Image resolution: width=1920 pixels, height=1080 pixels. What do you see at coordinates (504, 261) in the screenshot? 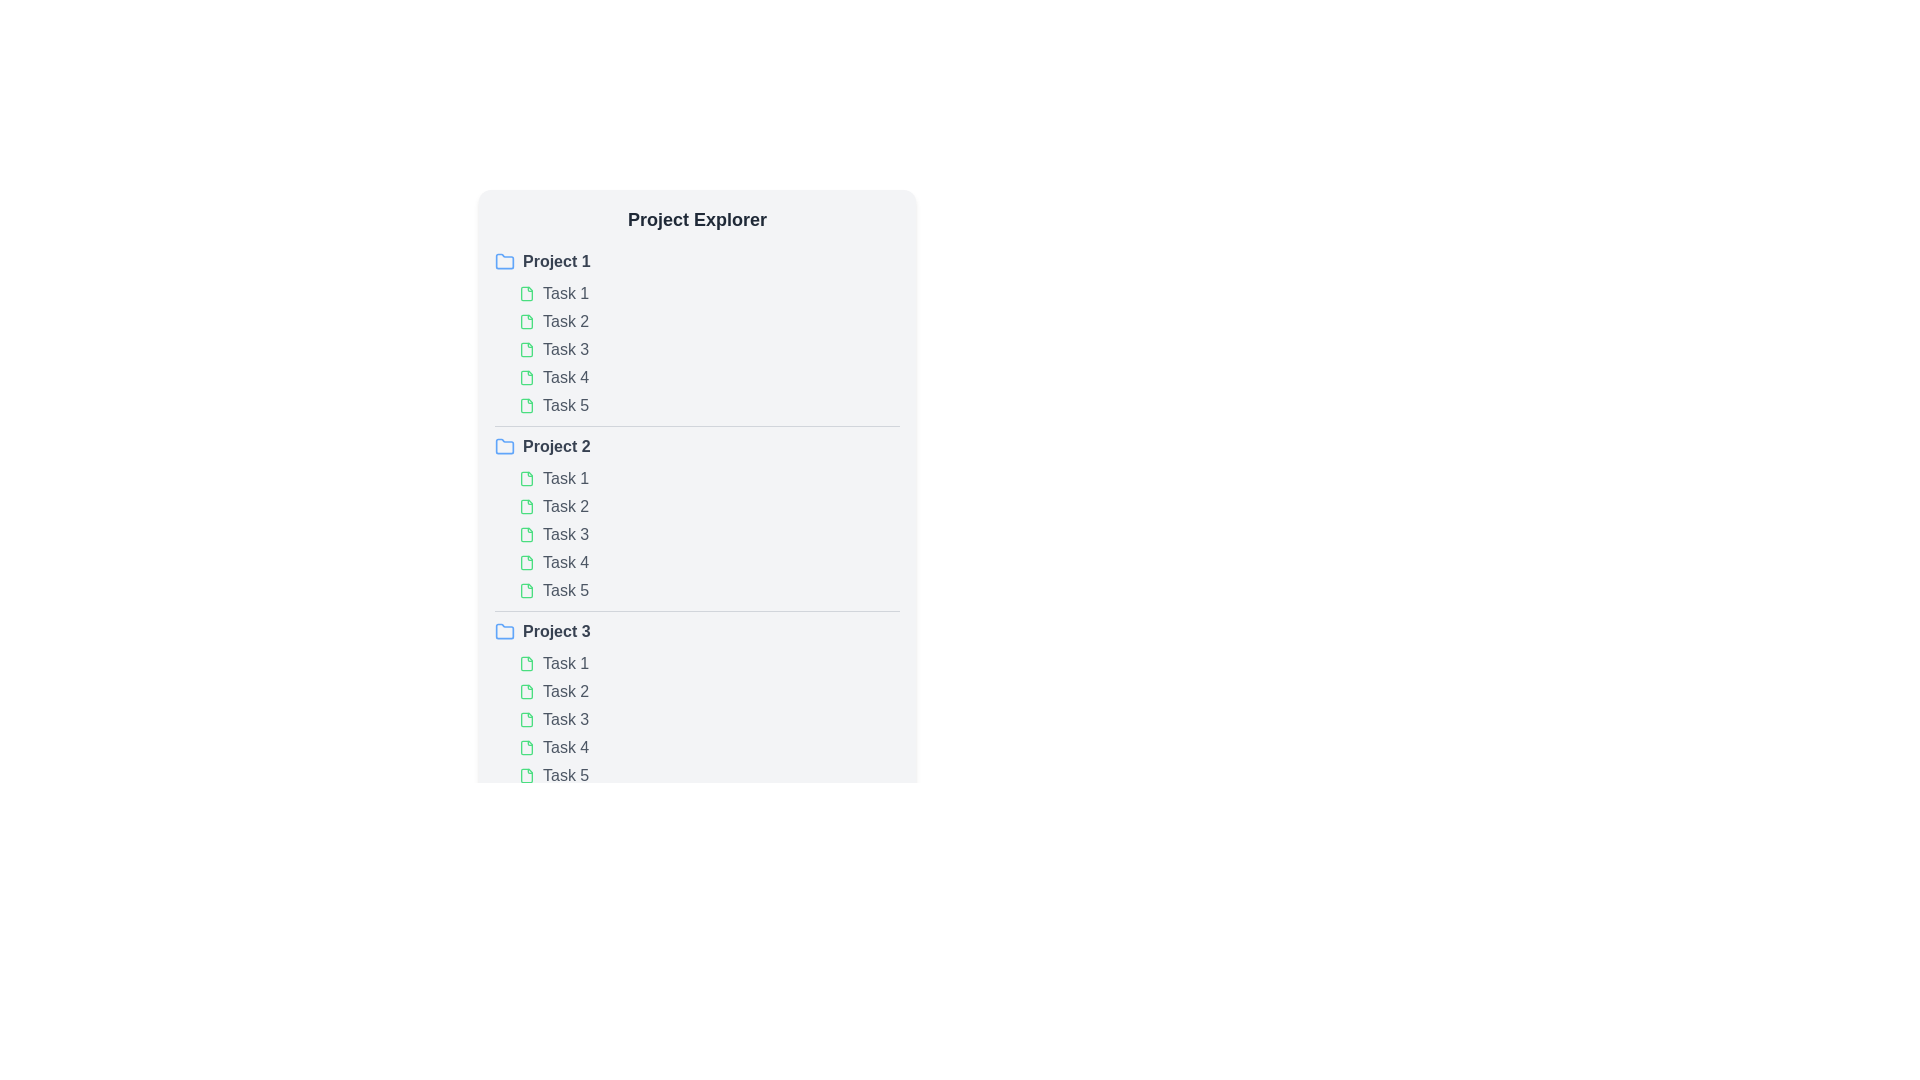
I see `the folder icon representing the 'Project 1' directory` at bounding box center [504, 261].